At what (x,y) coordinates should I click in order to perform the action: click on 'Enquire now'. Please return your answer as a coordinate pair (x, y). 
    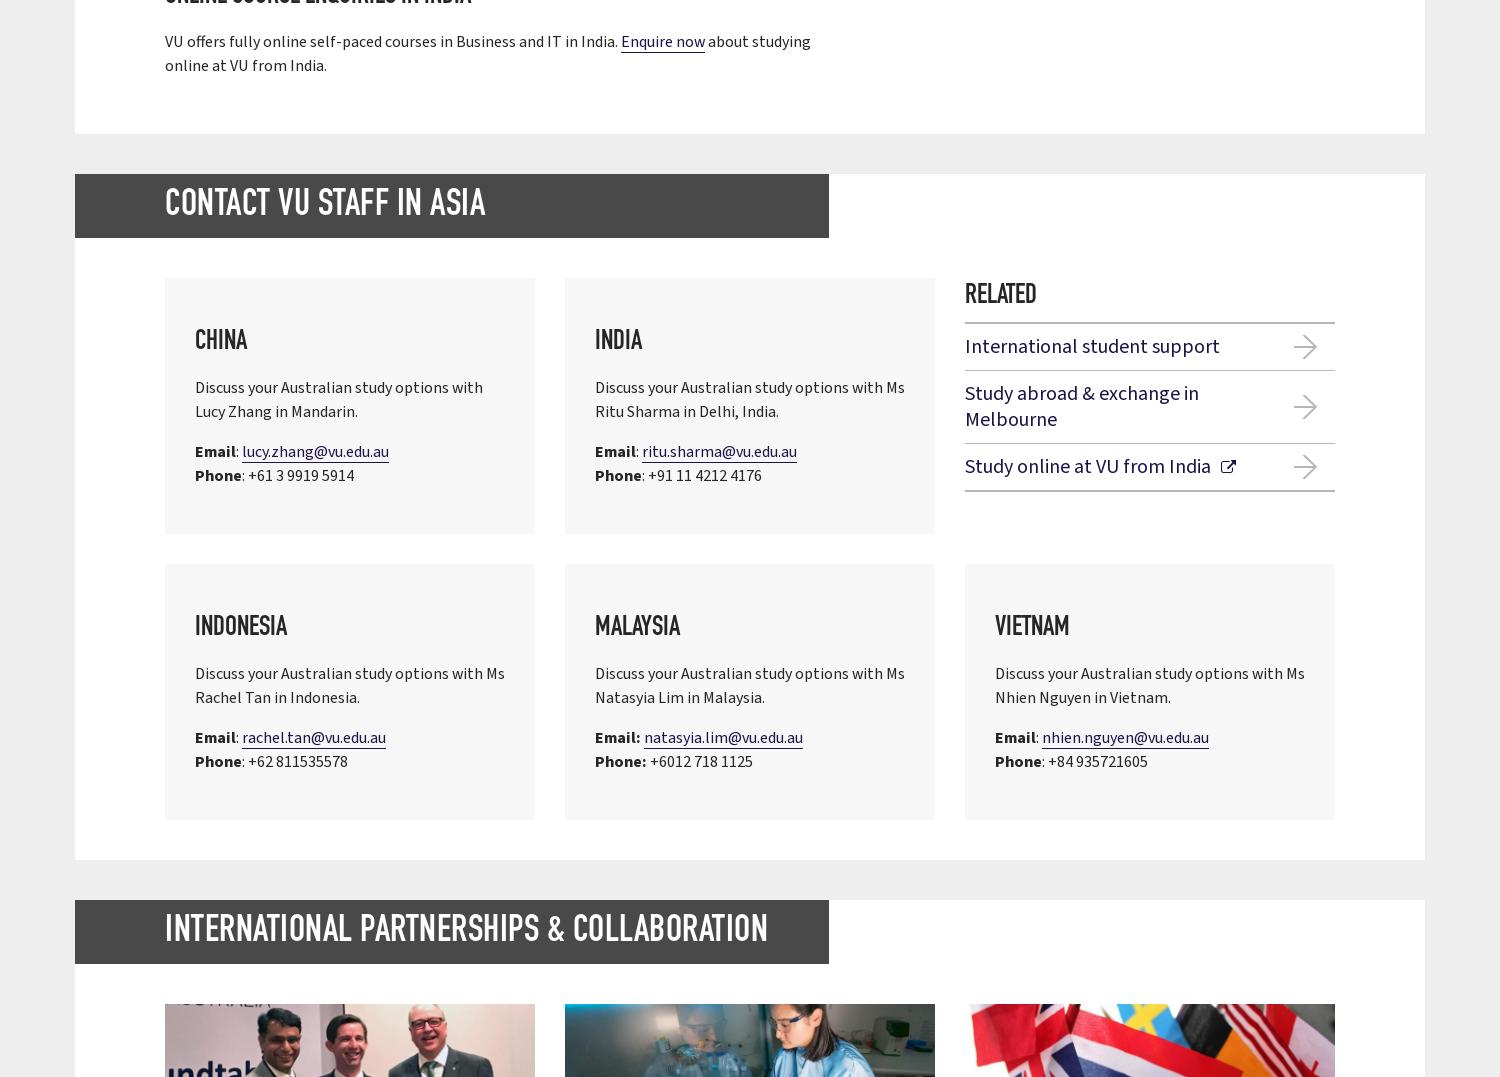
    Looking at the image, I should click on (663, 42).